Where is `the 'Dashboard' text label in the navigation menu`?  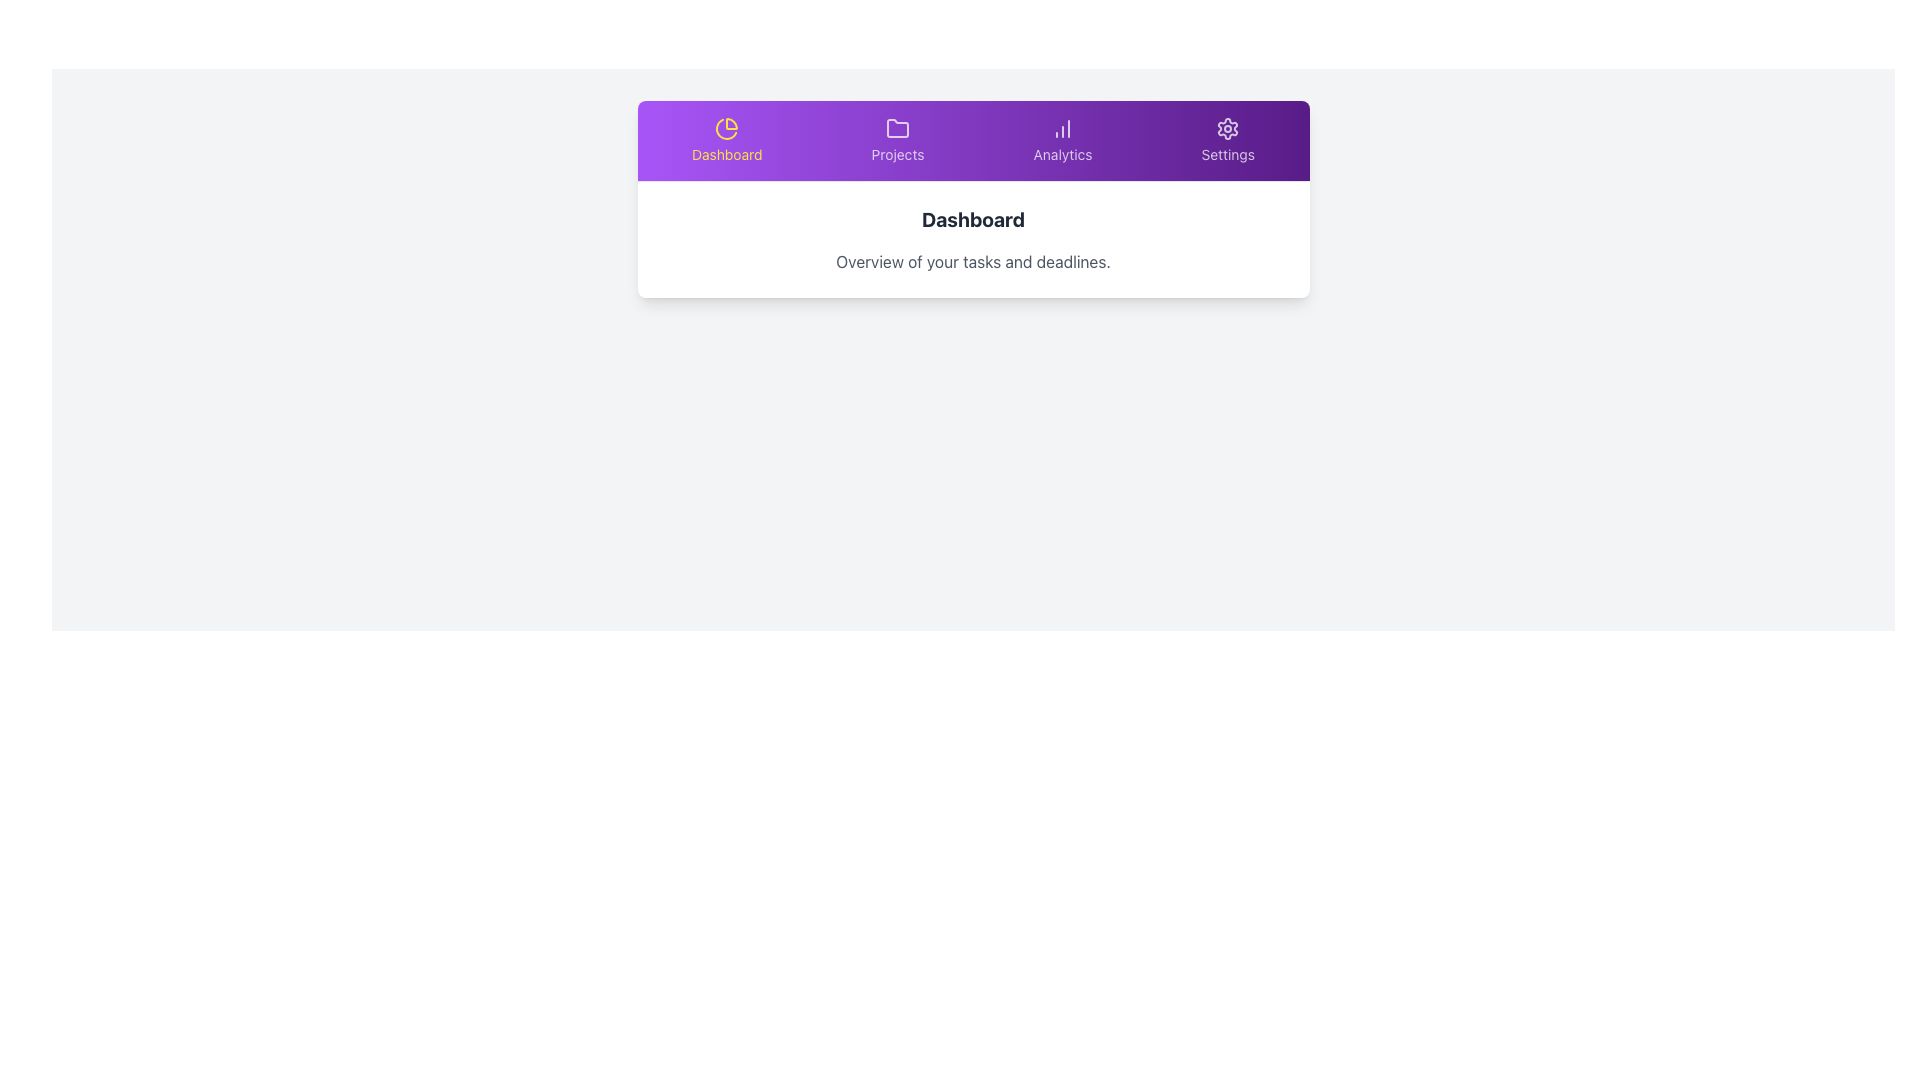
the 'Dashboard' text label in the navigation menu is located at coordinates (726, 153).